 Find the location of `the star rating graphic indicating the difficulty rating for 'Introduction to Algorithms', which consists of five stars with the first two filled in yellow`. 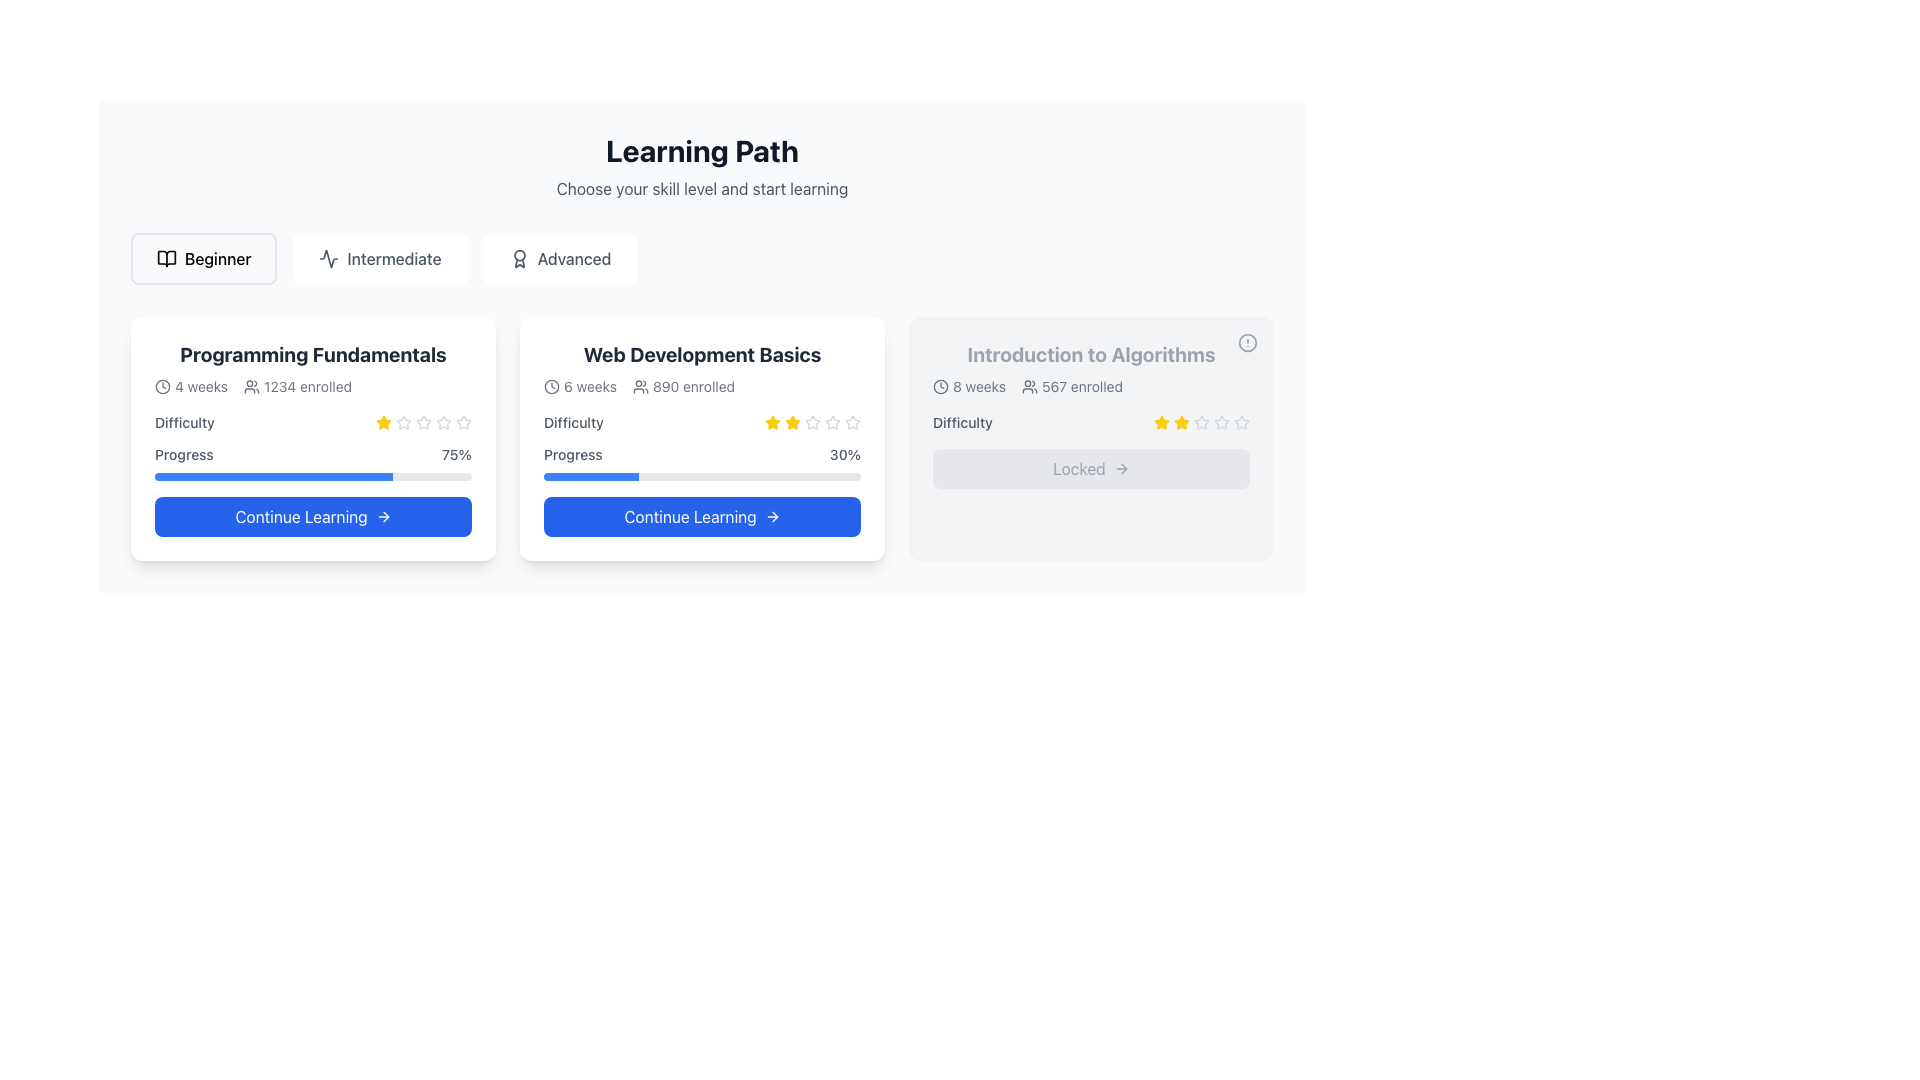

the star rating graphic indicating the difficulty rating for 'Introduction to Algorithms', which consists of five stars with the first two filled in yellow is located at coordinates (1200, 422).